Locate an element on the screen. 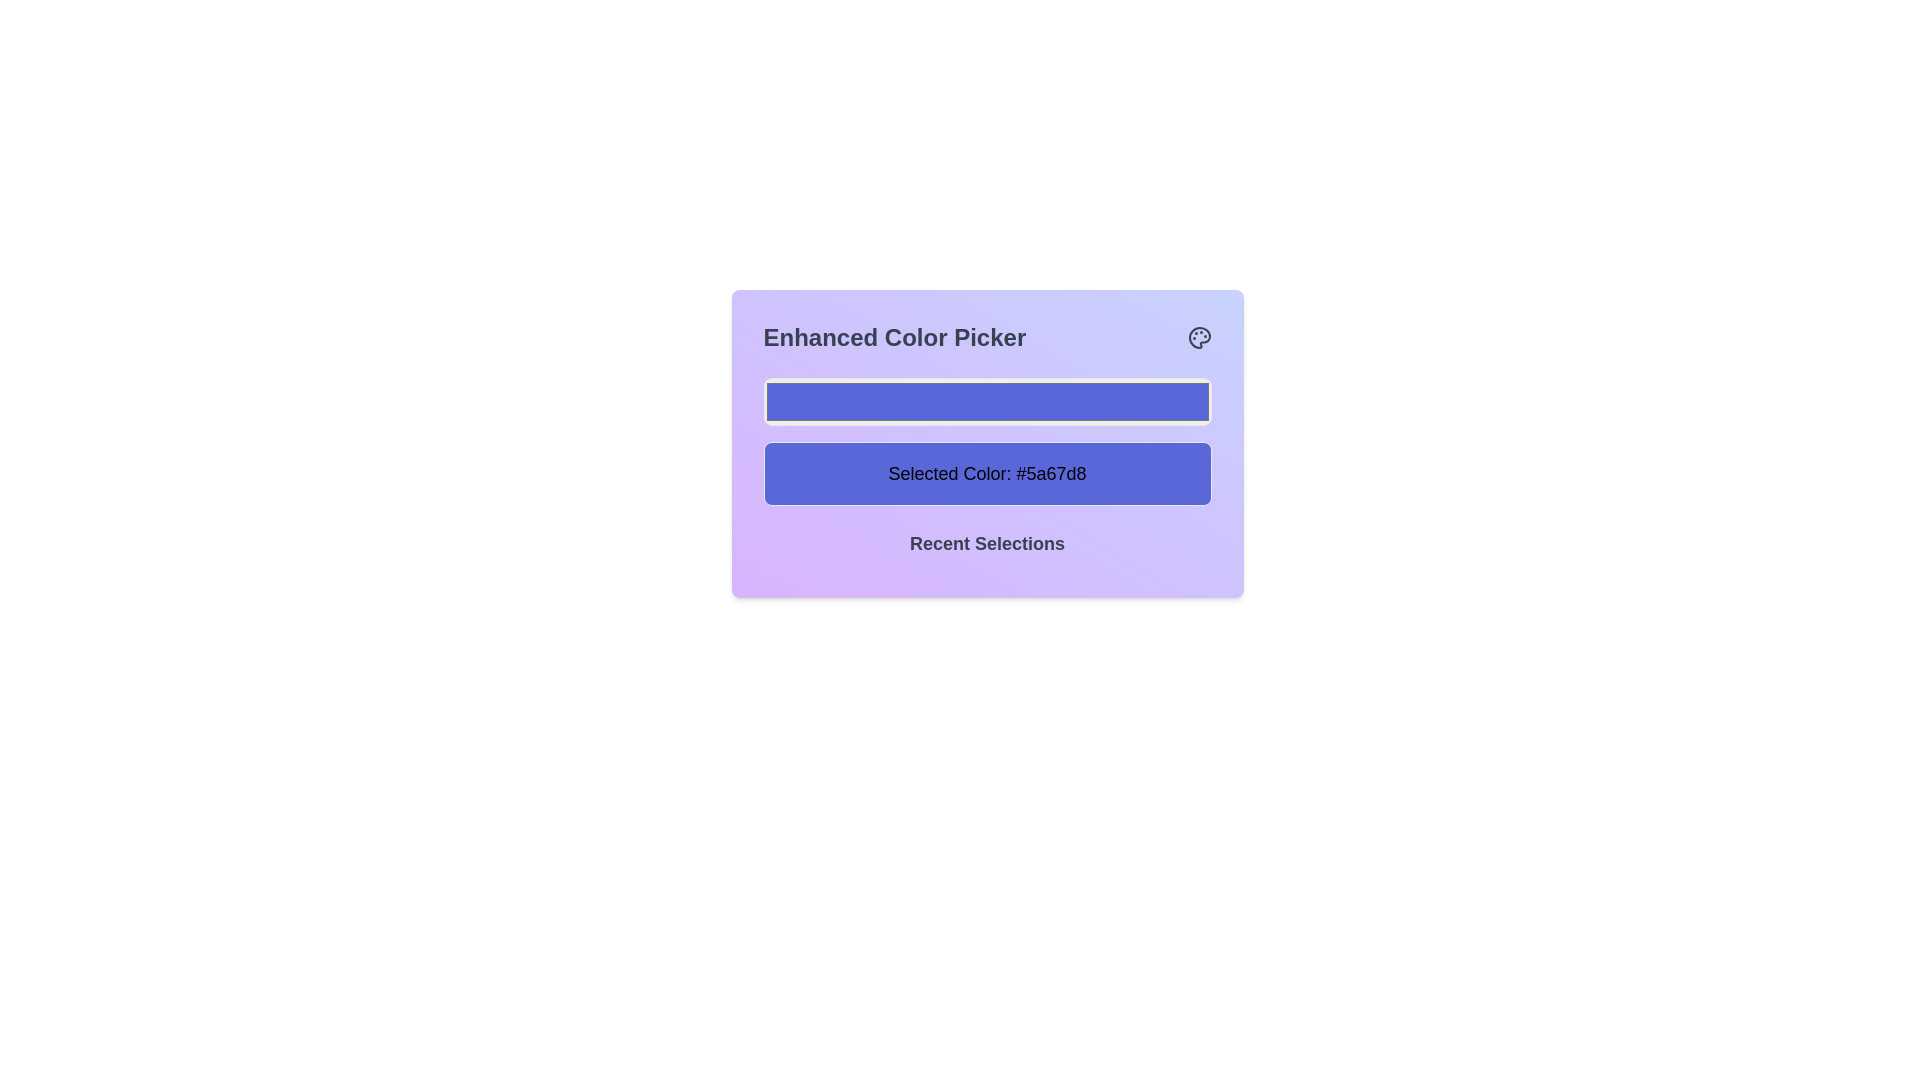 Image resolution: width=1920 pixels, height=1080 pixels. the text display with styled background that shows the currently selected color, located beneath the color input box and above the 'Recent Selections' section in the 'Enhanced Color Picker' component is located at coordinates (987, 474).